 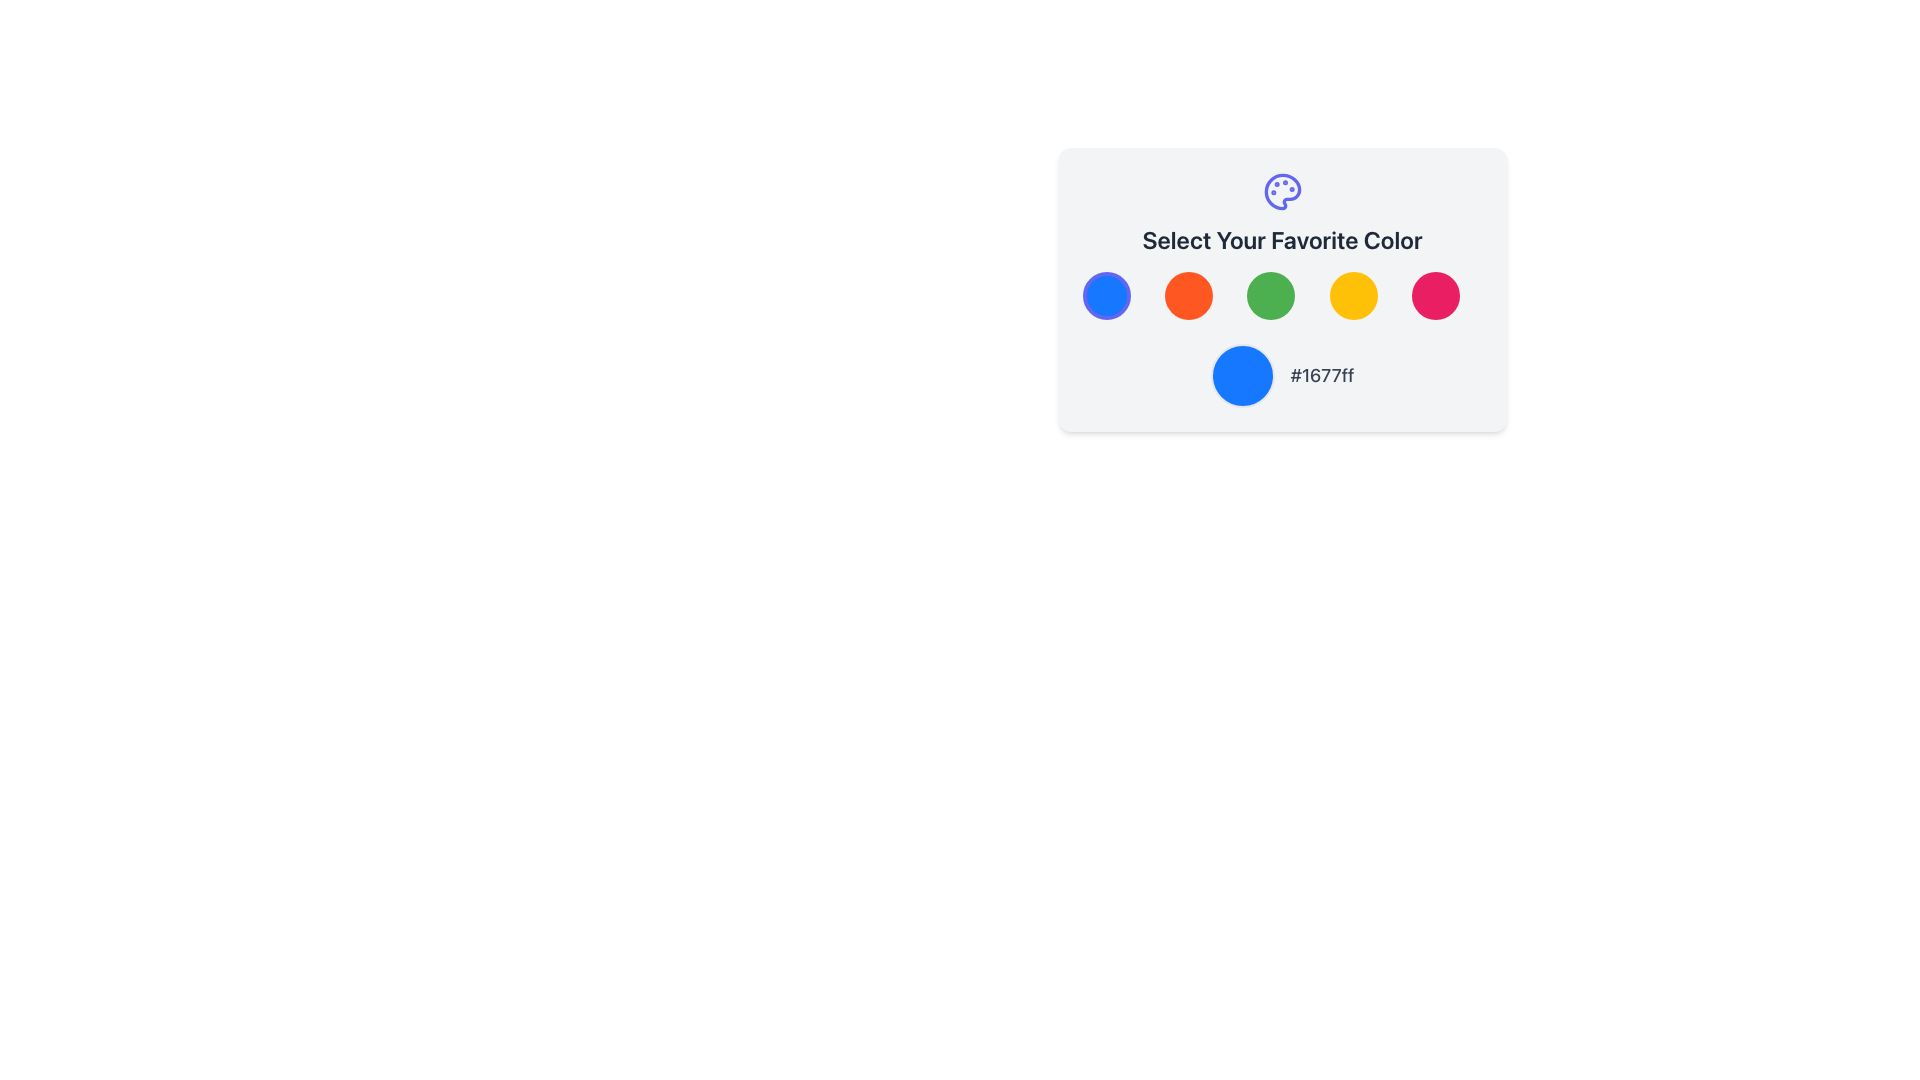 I want to click on the Circle Button, so click(x=1282, y=289).